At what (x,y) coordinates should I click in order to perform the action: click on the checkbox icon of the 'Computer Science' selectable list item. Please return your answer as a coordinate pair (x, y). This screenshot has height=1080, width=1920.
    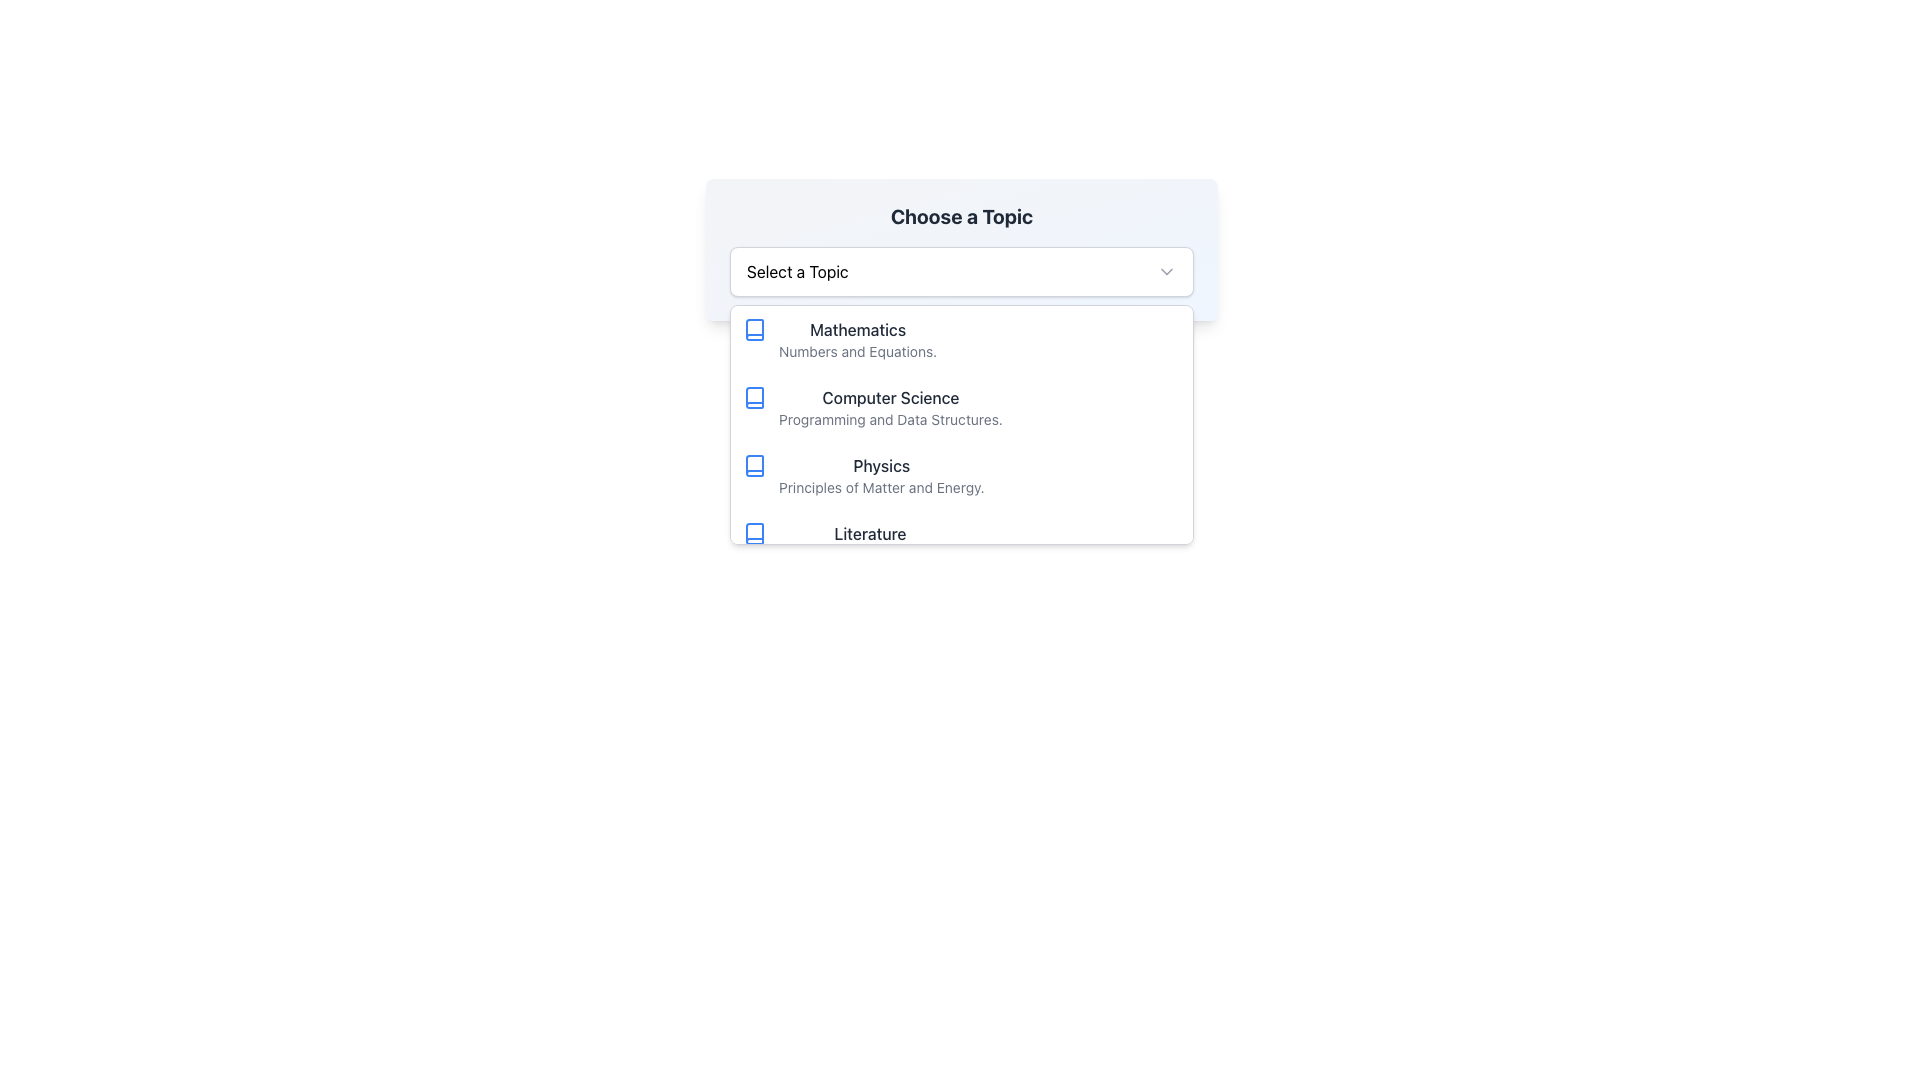
    Looking at the image, I should click on (961, 407).